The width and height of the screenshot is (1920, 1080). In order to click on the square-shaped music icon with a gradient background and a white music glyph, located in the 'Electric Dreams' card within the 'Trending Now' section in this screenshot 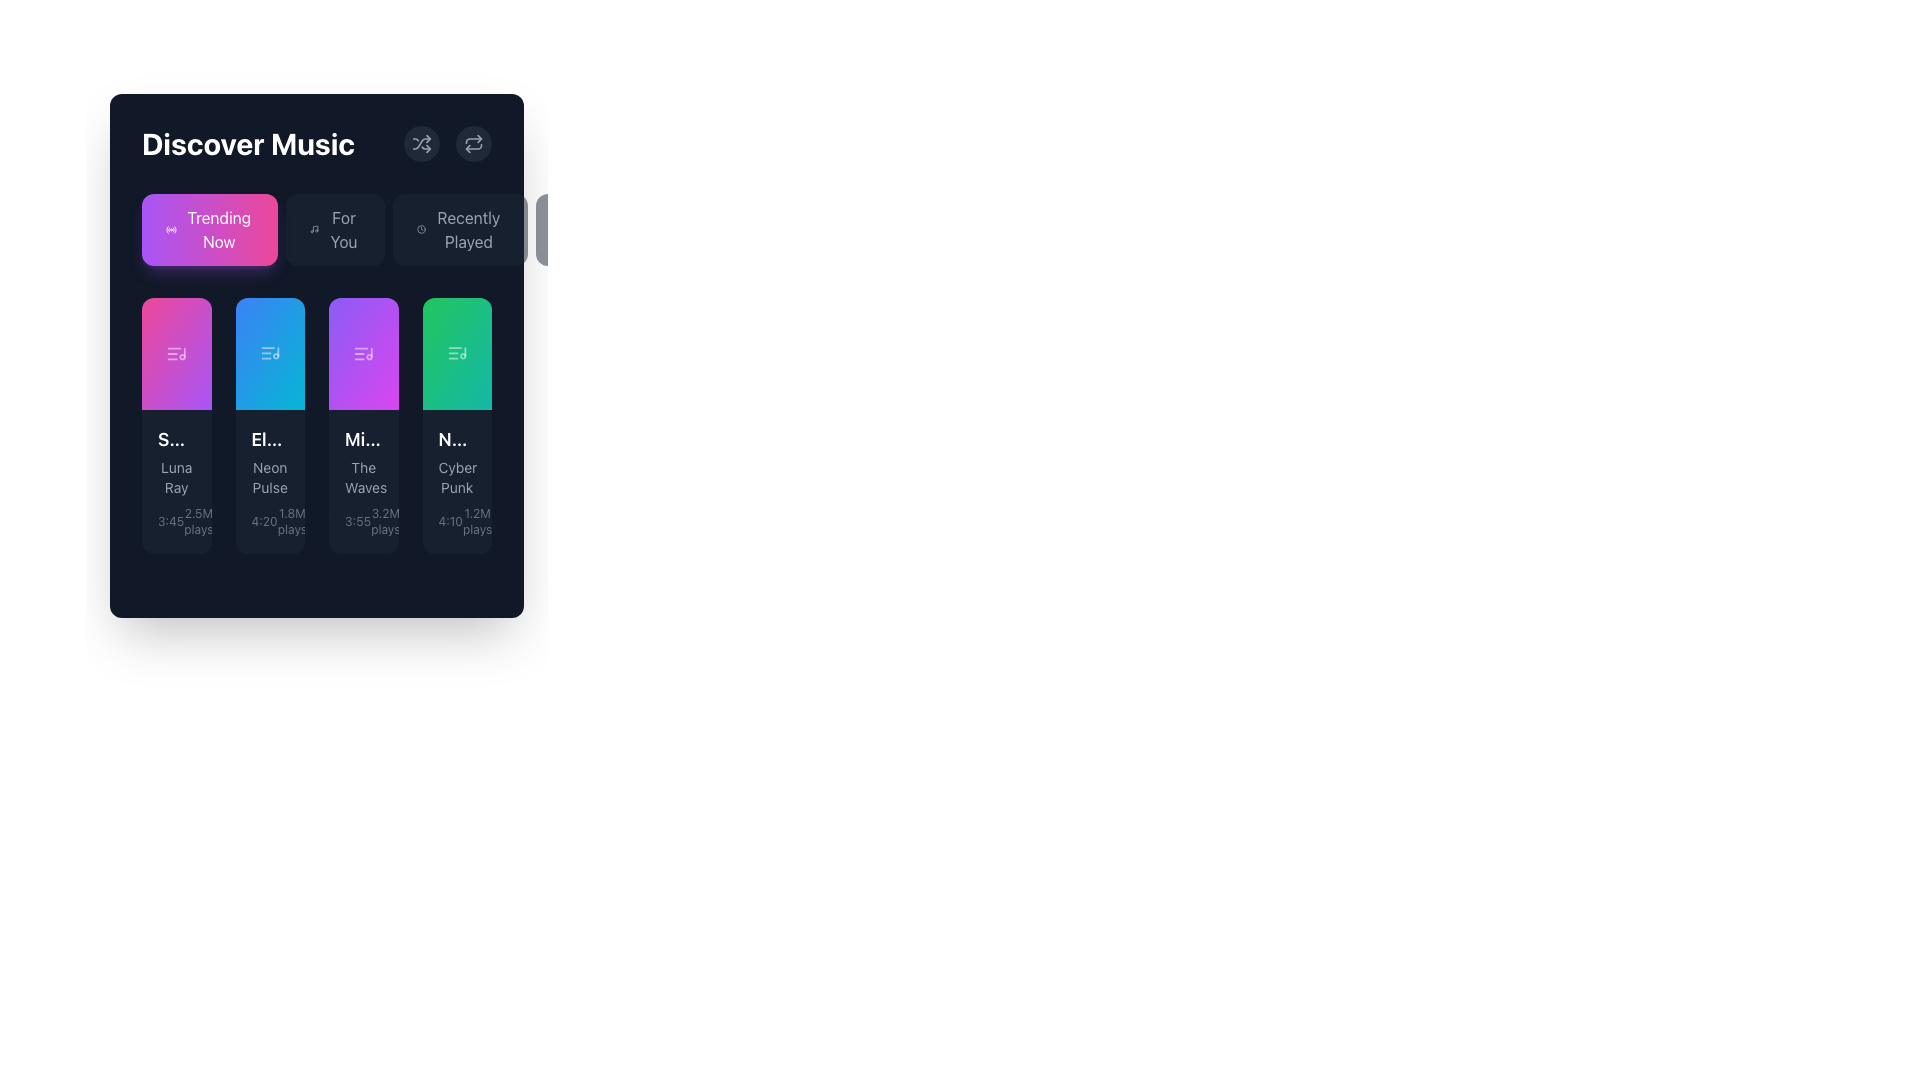, I will do `click(269, 353)`.